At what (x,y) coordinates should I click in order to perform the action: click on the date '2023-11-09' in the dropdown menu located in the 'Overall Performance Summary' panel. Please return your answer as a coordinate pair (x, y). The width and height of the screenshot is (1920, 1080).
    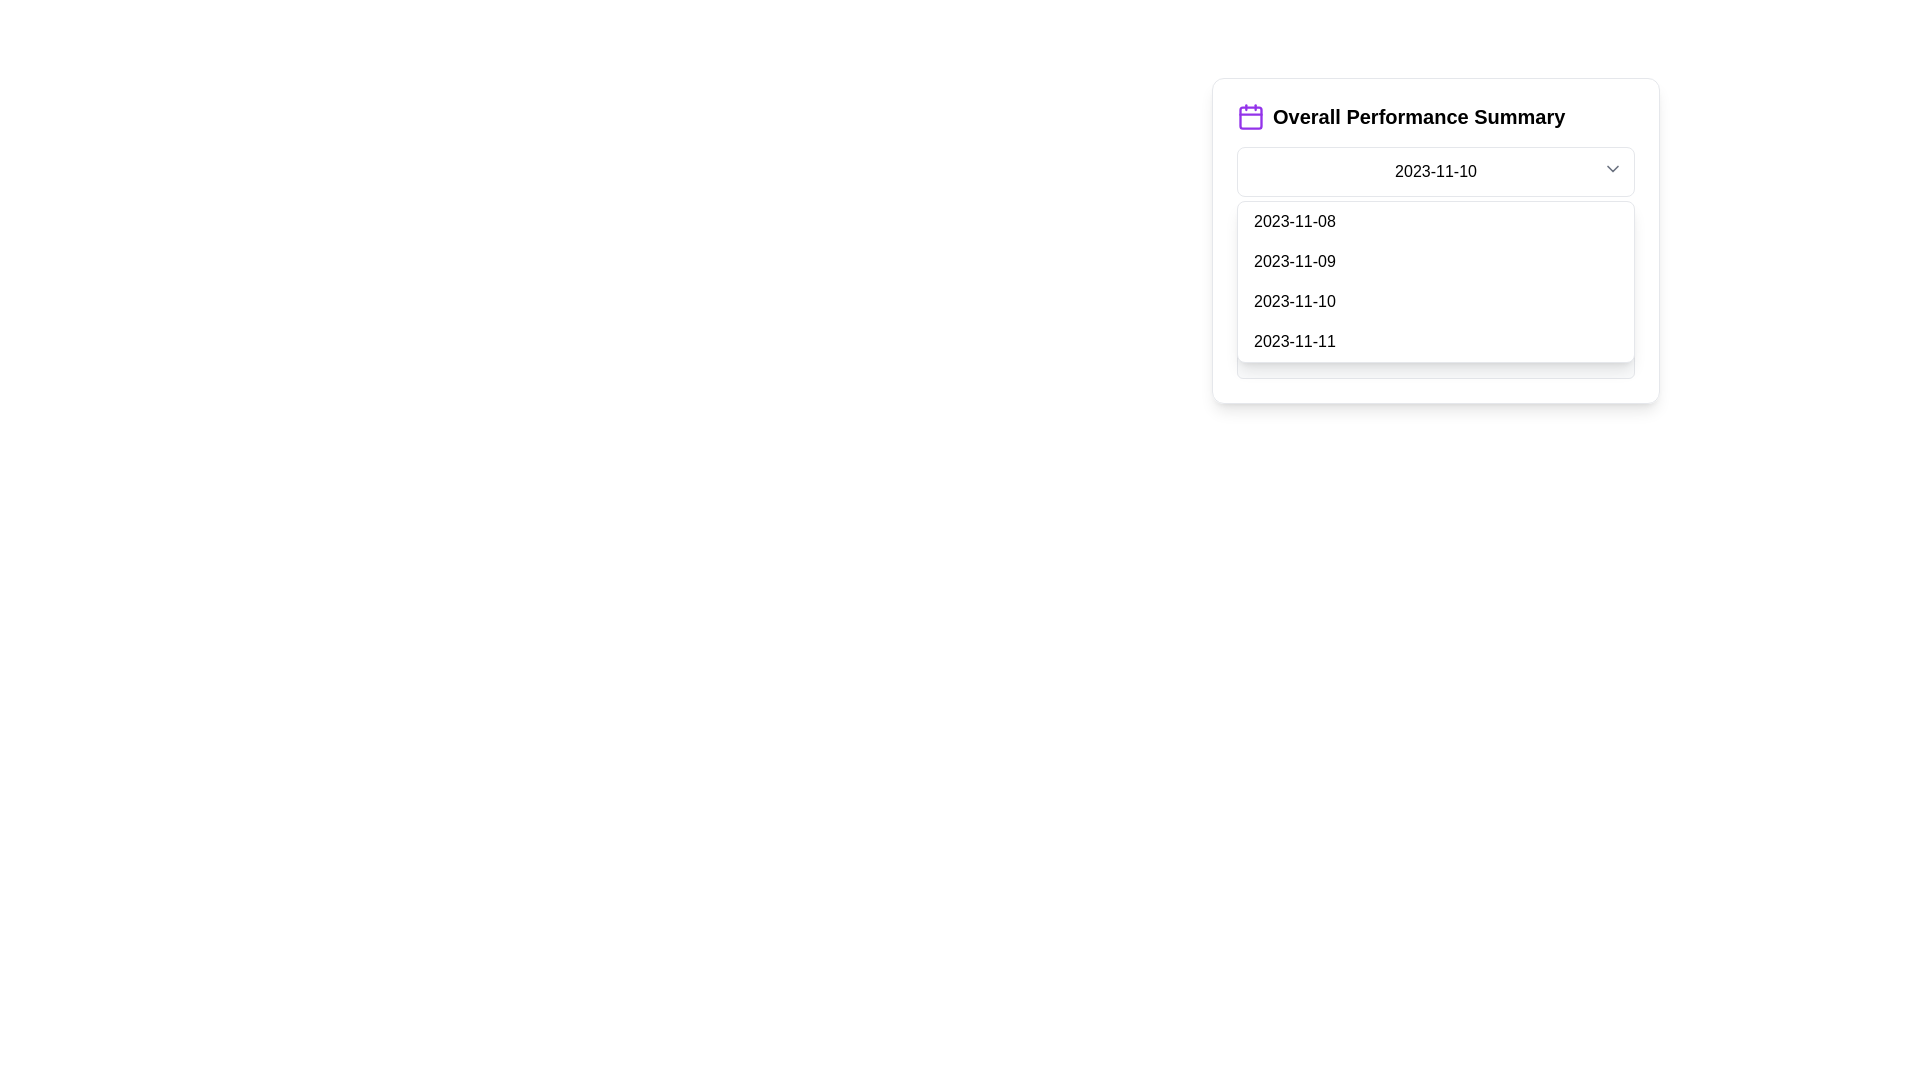
    Looking at the image, I should click on (1434, 260).